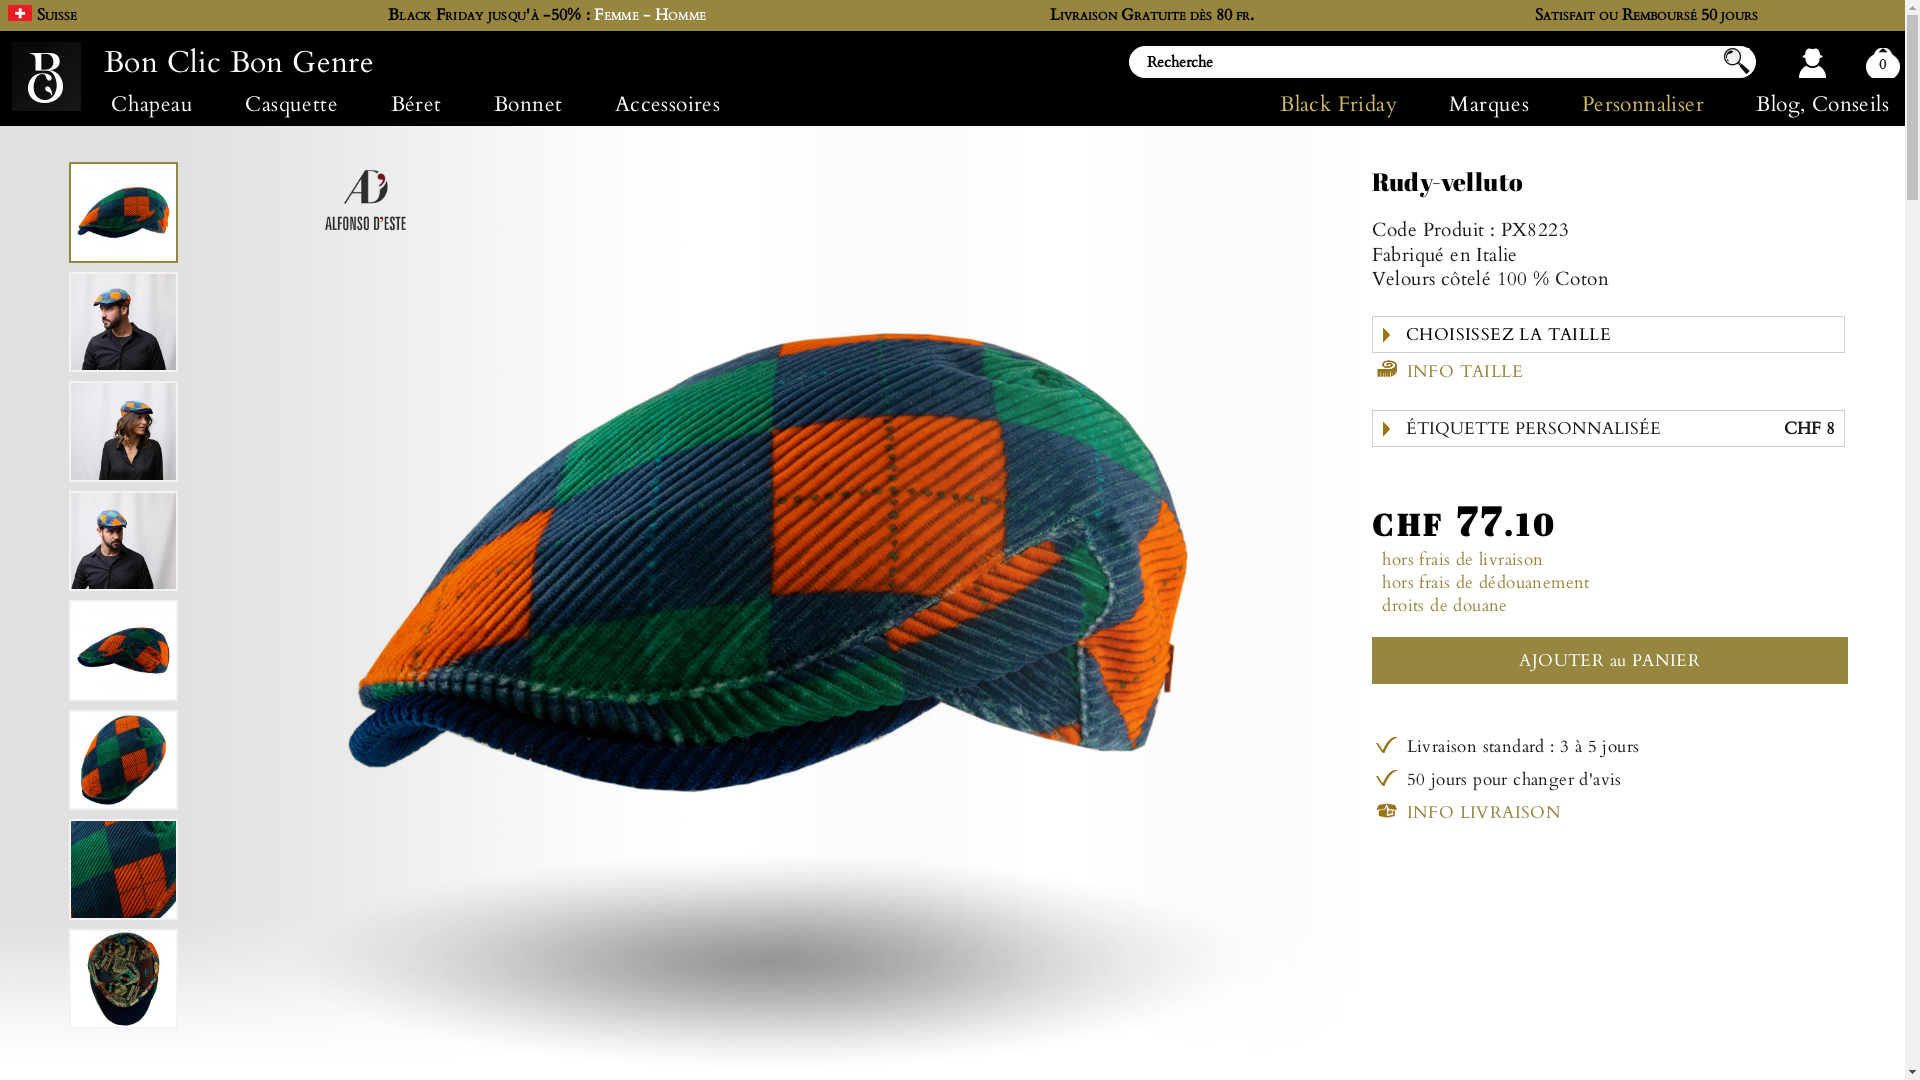 The height and width of the screenshot is (1080, 1920). I want to click on 'INFO LIVRAISON', so click(1467, 810).